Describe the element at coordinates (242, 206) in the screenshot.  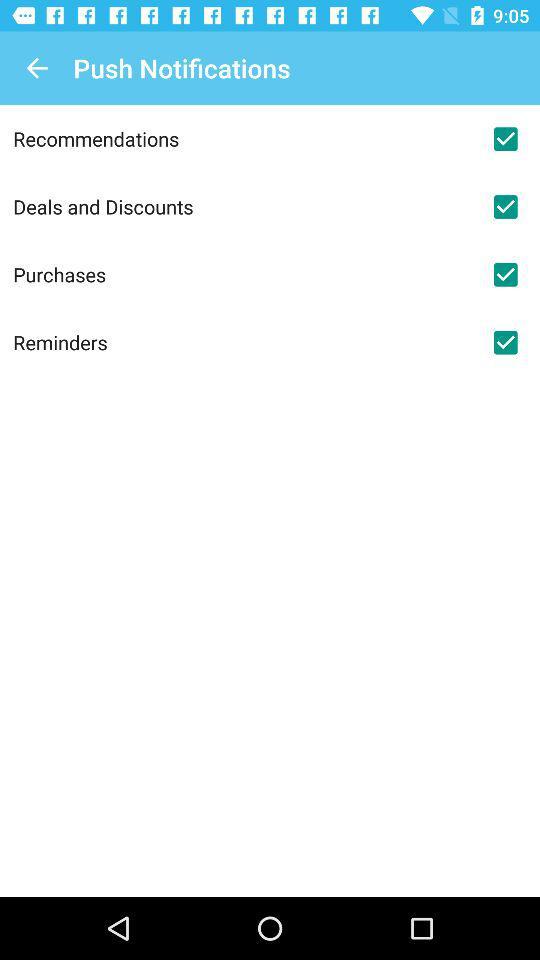
I see `item above the purchases icon` at that location.